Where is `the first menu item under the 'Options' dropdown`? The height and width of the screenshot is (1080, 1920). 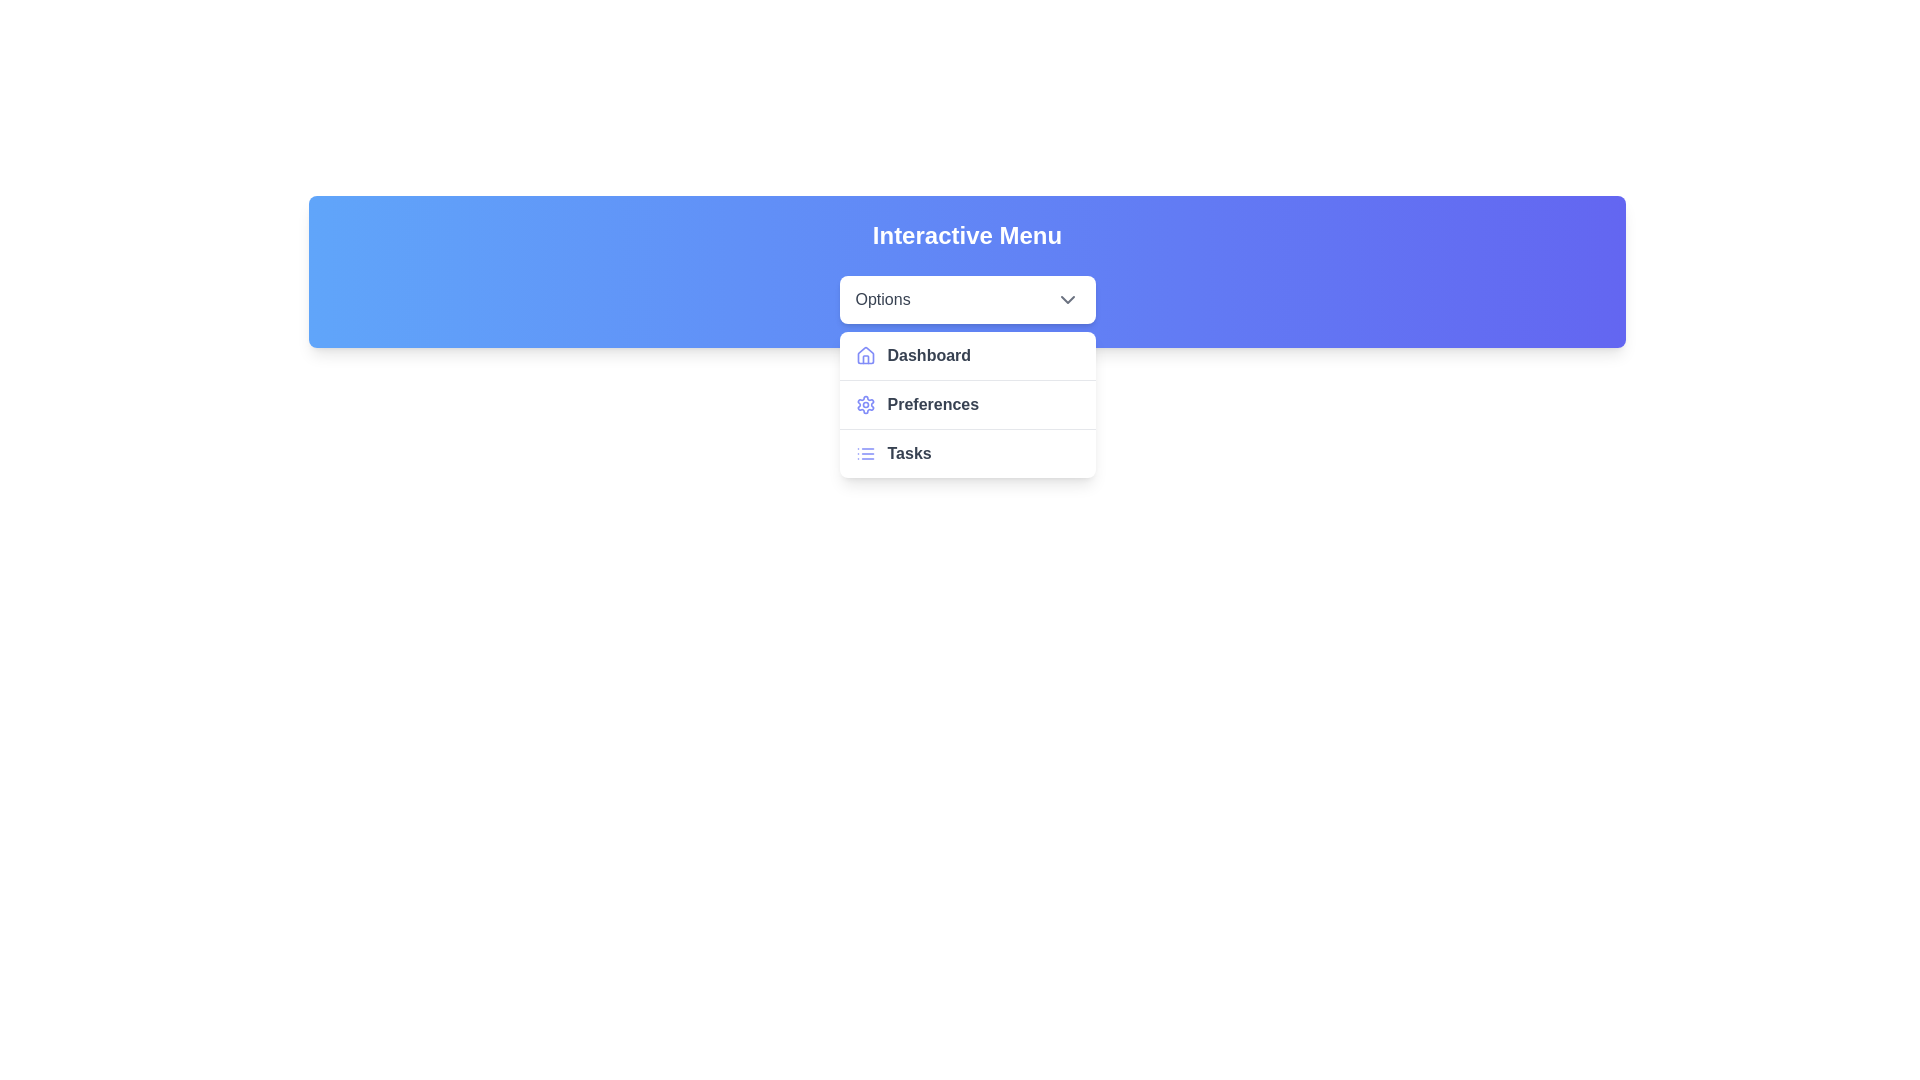
the first menu item under the 'Options' dropdown is located at coordinates (967, 354).